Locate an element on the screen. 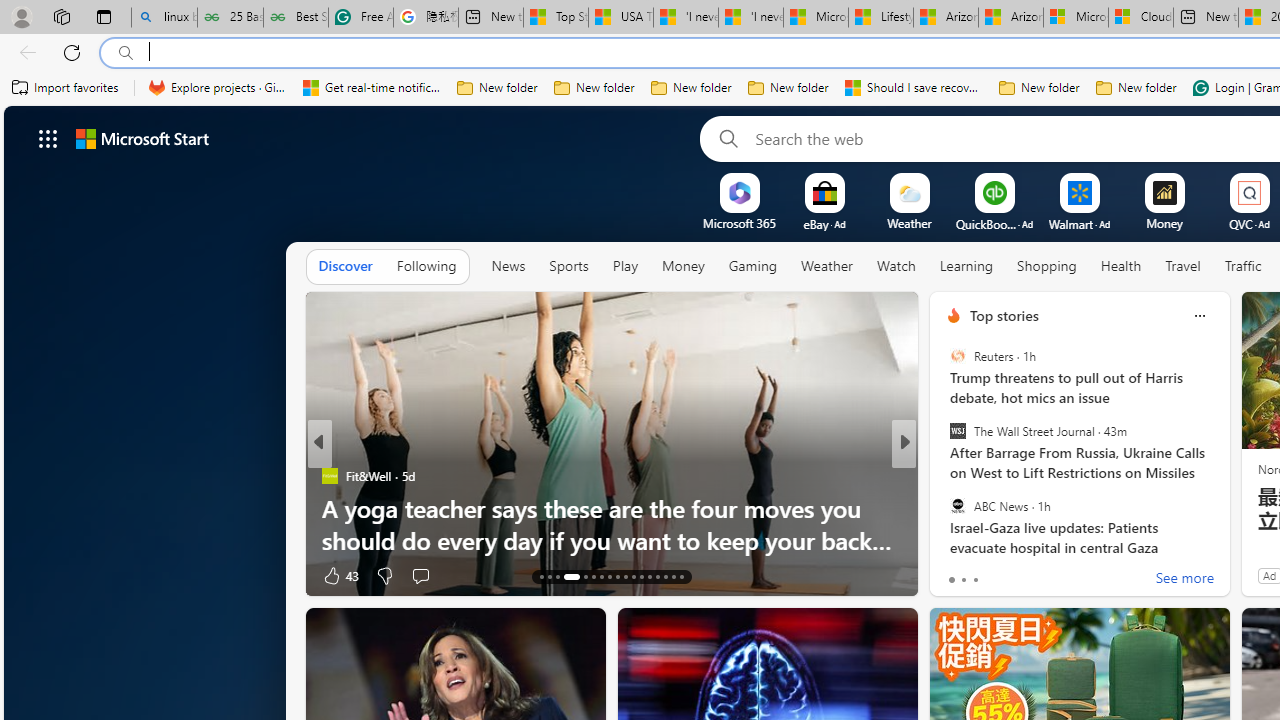  'AutomationID: tab-29' is located at coordinates (681, 577).